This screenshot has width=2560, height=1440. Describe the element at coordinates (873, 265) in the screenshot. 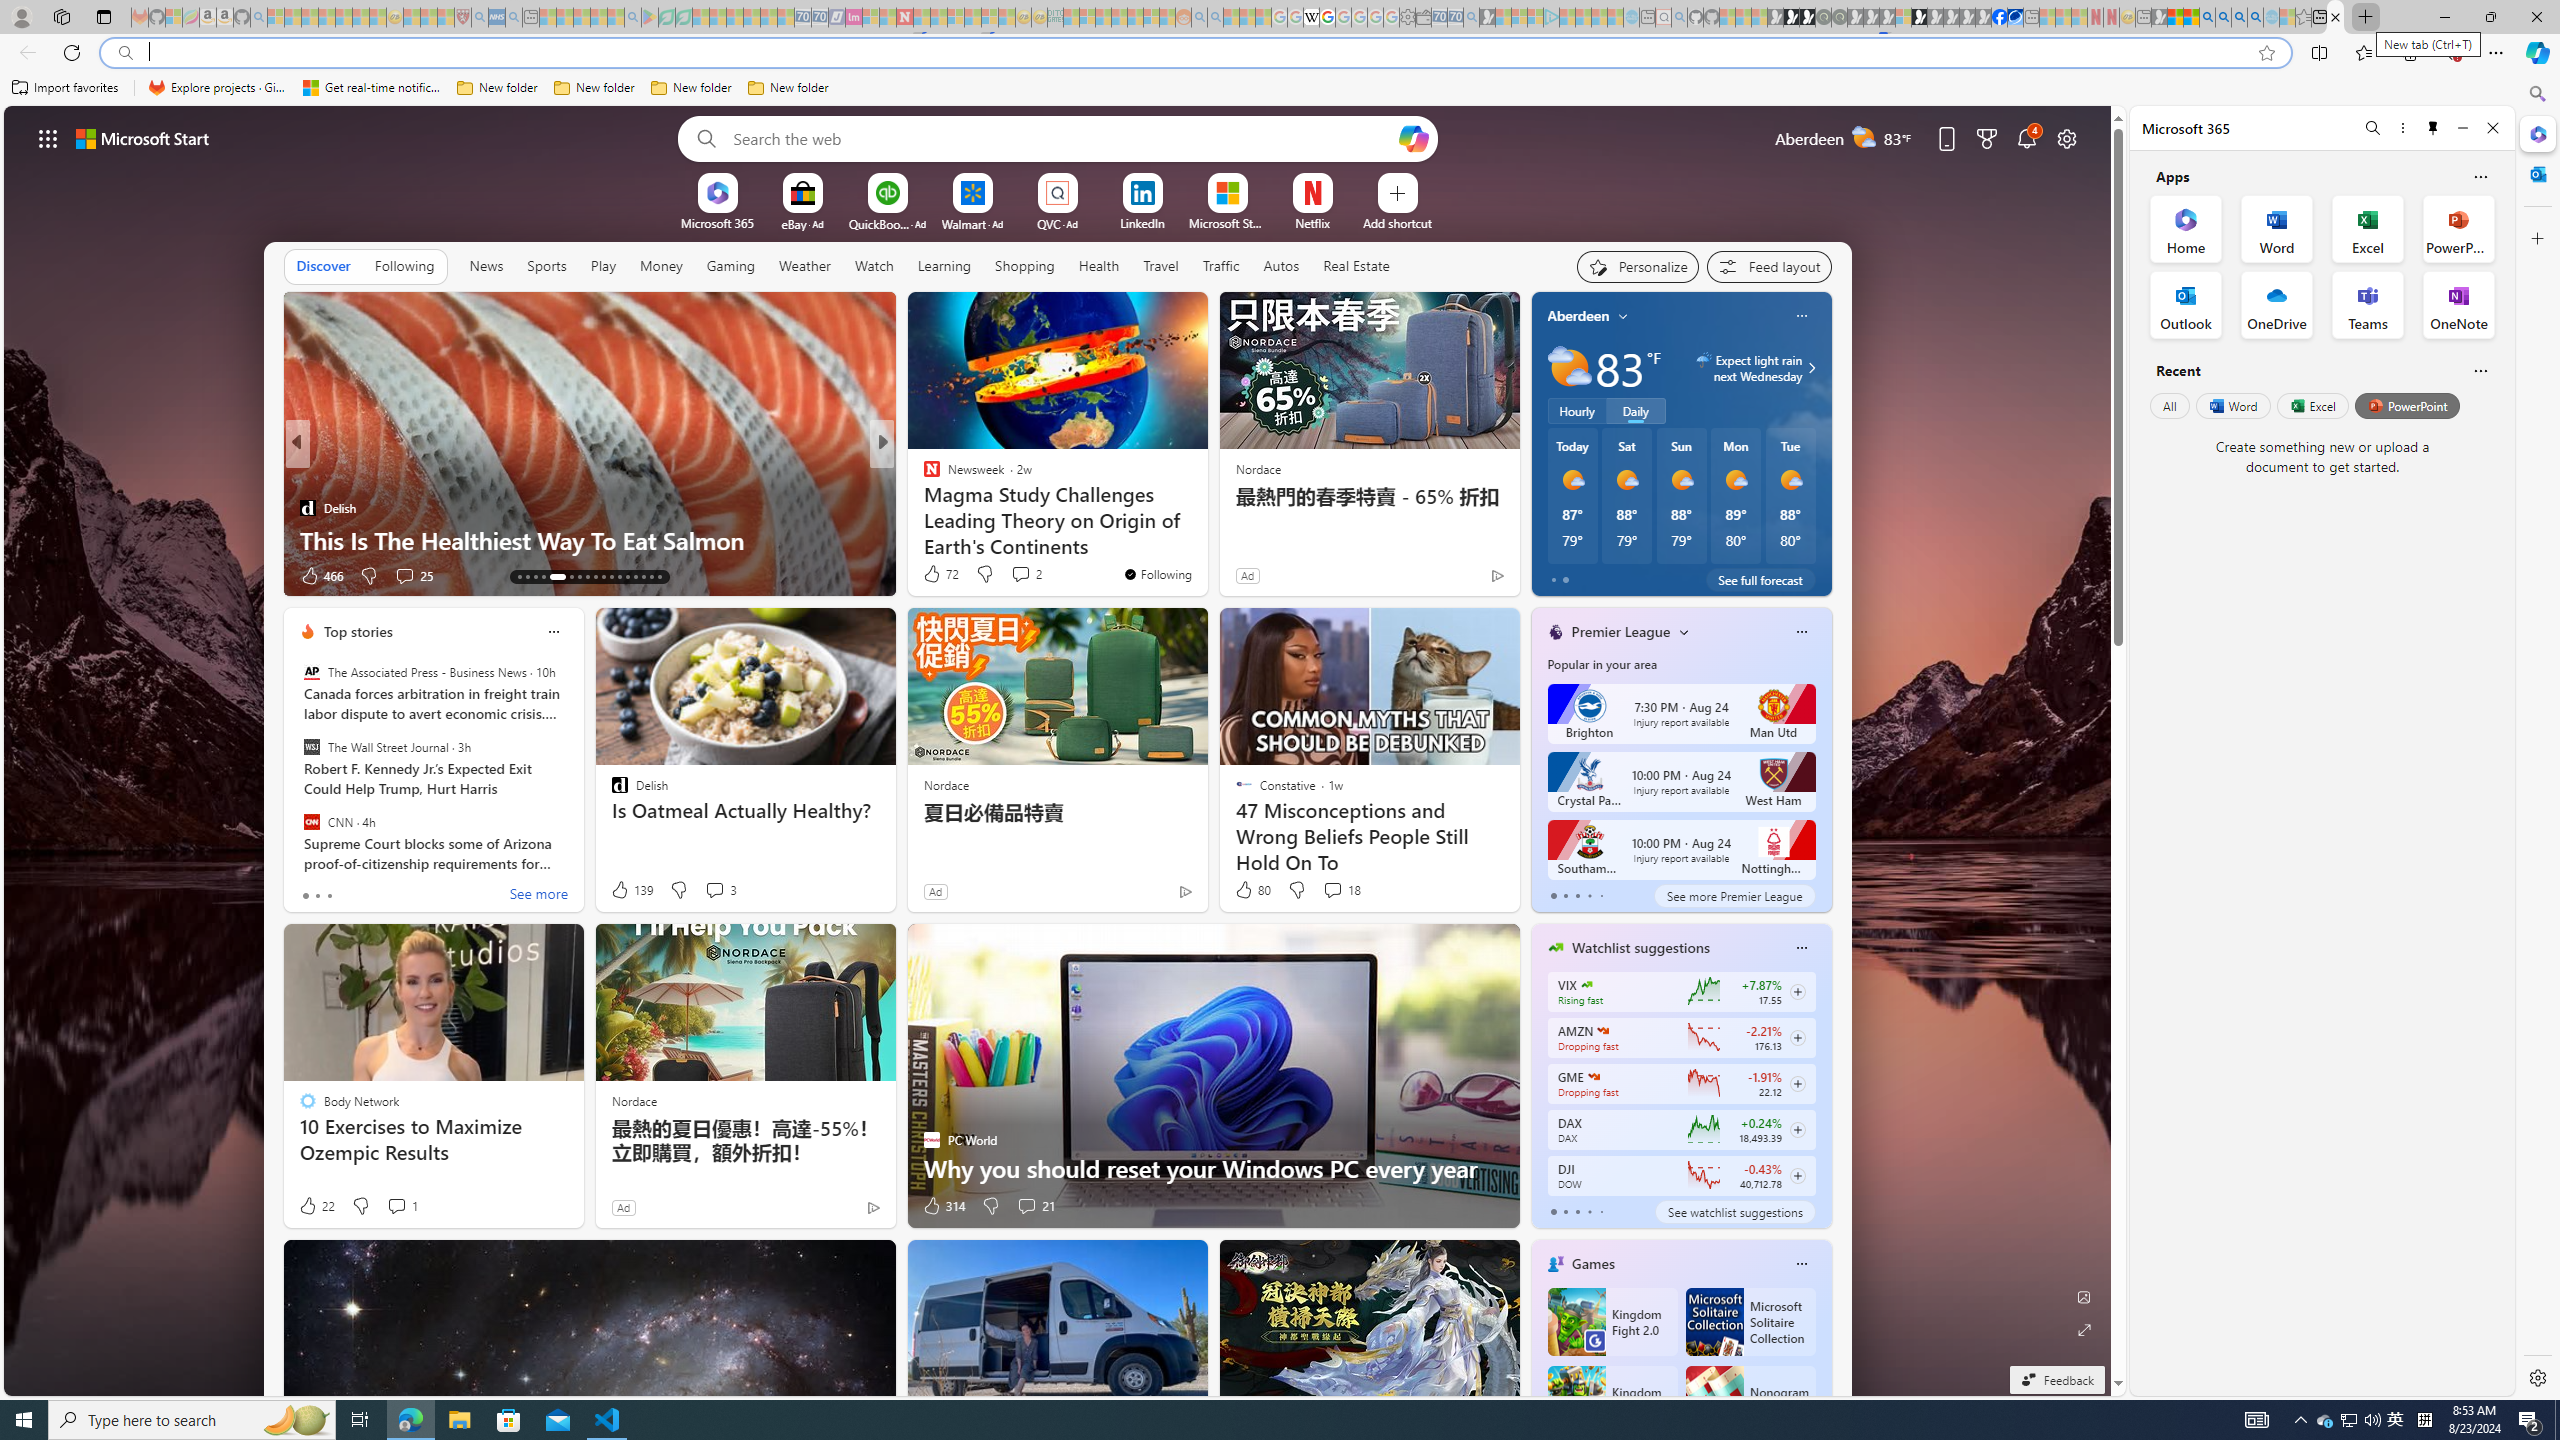

I see `'Watch'` at that location.